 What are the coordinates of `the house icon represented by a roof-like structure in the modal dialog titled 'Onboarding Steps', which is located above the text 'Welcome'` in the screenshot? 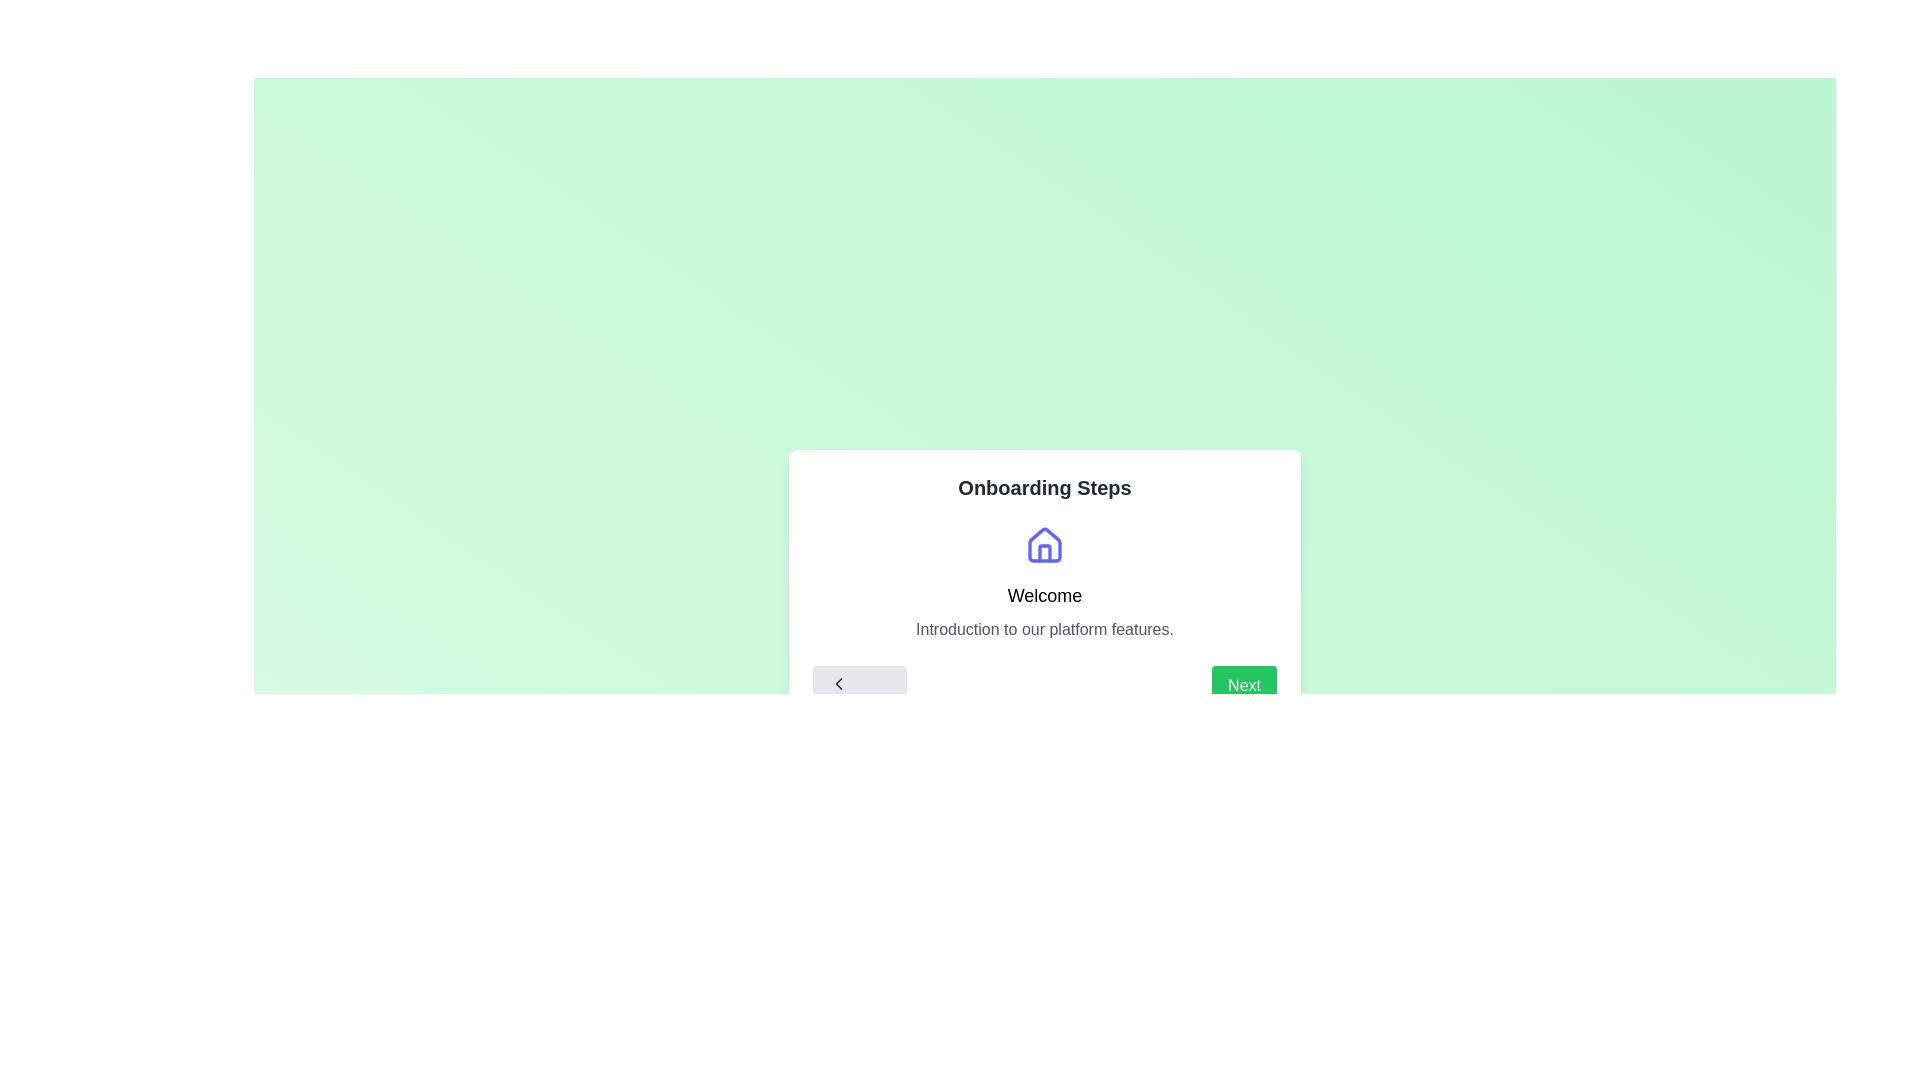 It's located at (1044, 544).